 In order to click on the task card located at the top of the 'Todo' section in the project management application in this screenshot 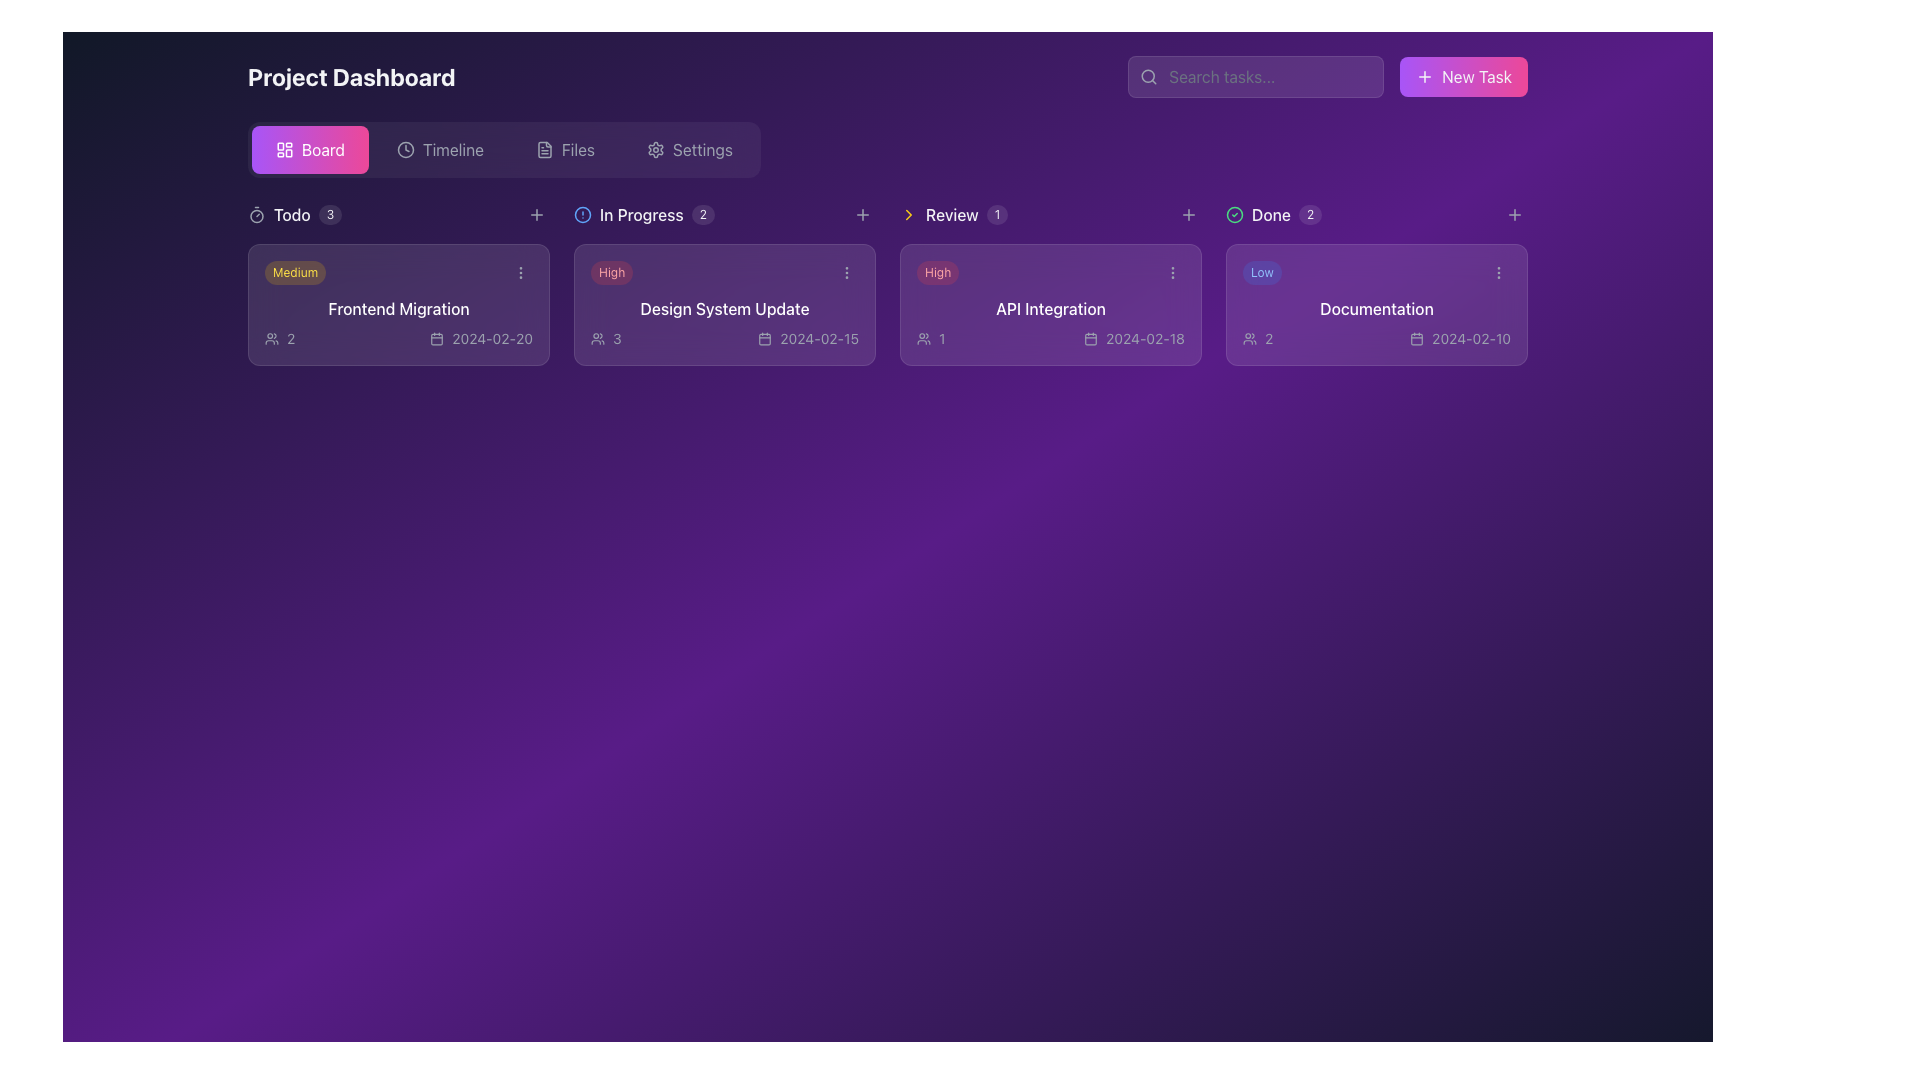, I will do `click(398, 304)`.